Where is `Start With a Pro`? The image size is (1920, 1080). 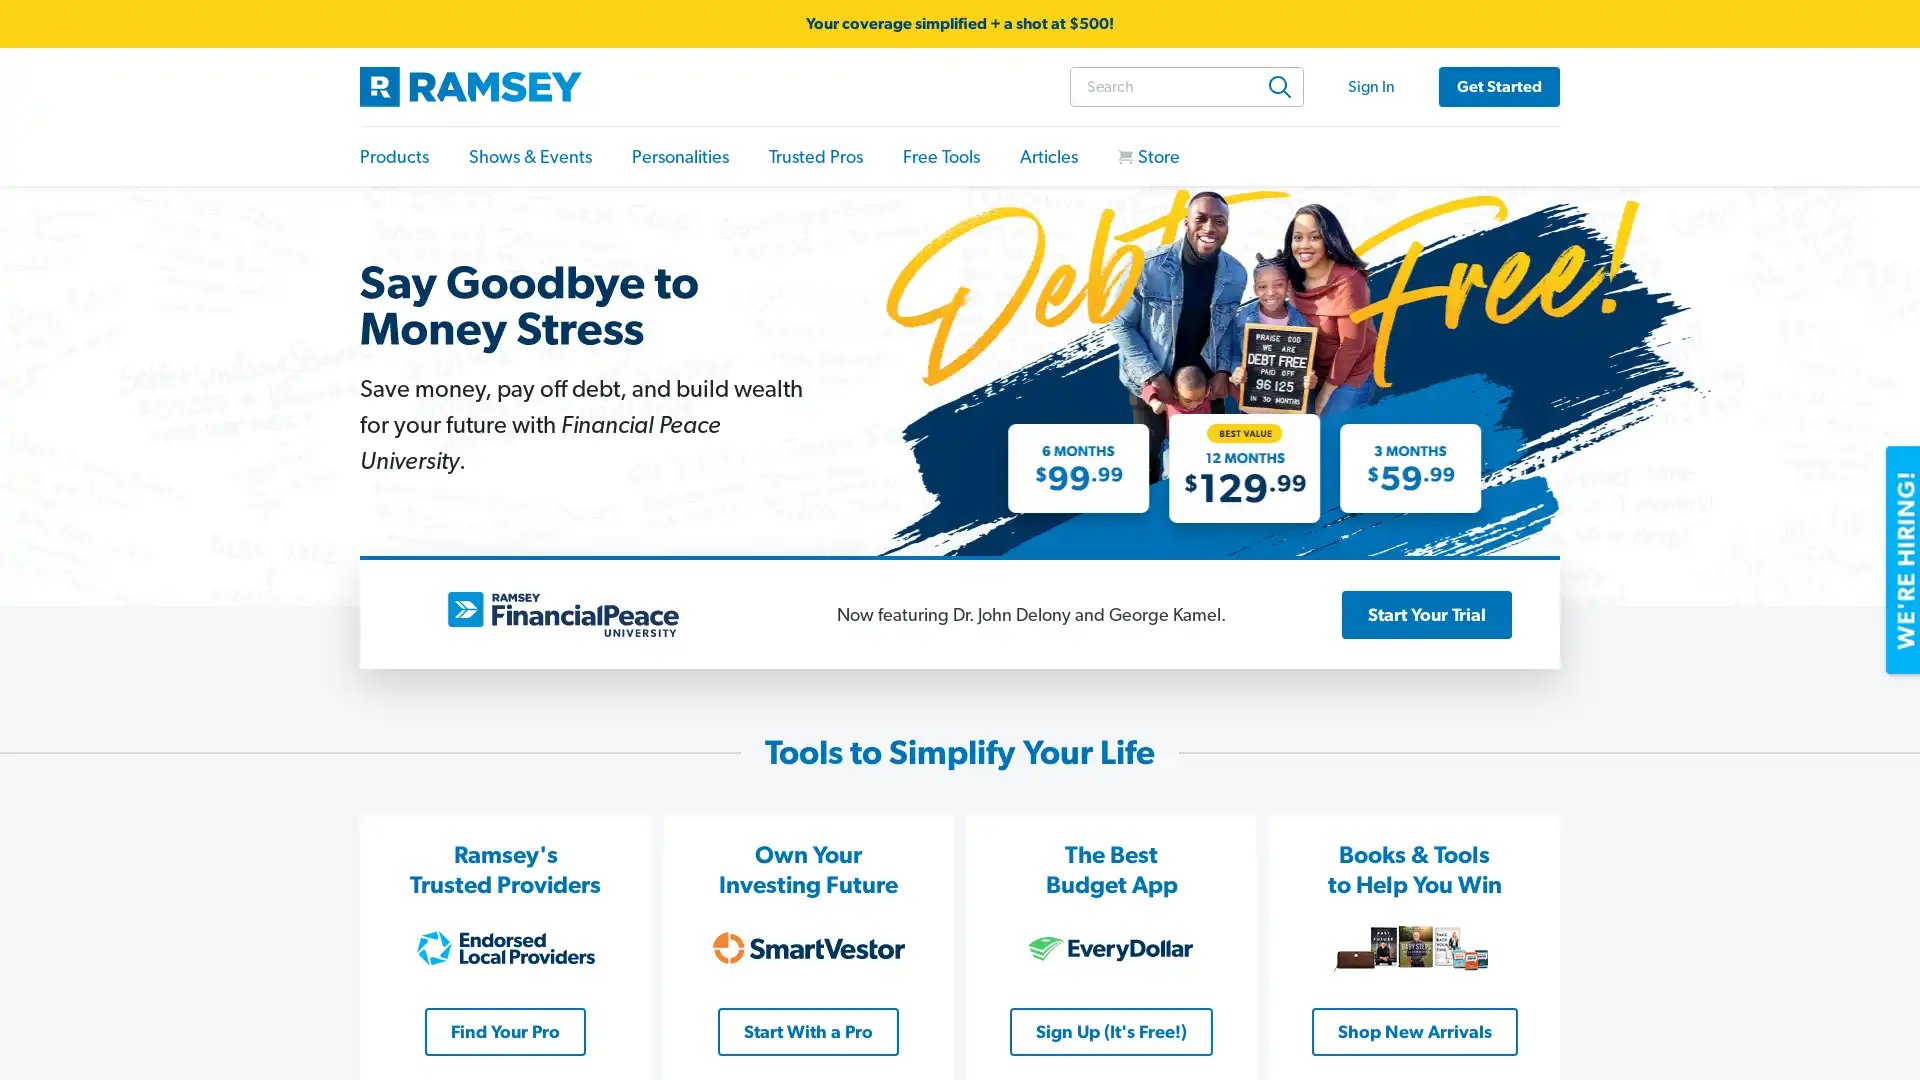
Start With a Pro is located at coordinates (808, 1030).